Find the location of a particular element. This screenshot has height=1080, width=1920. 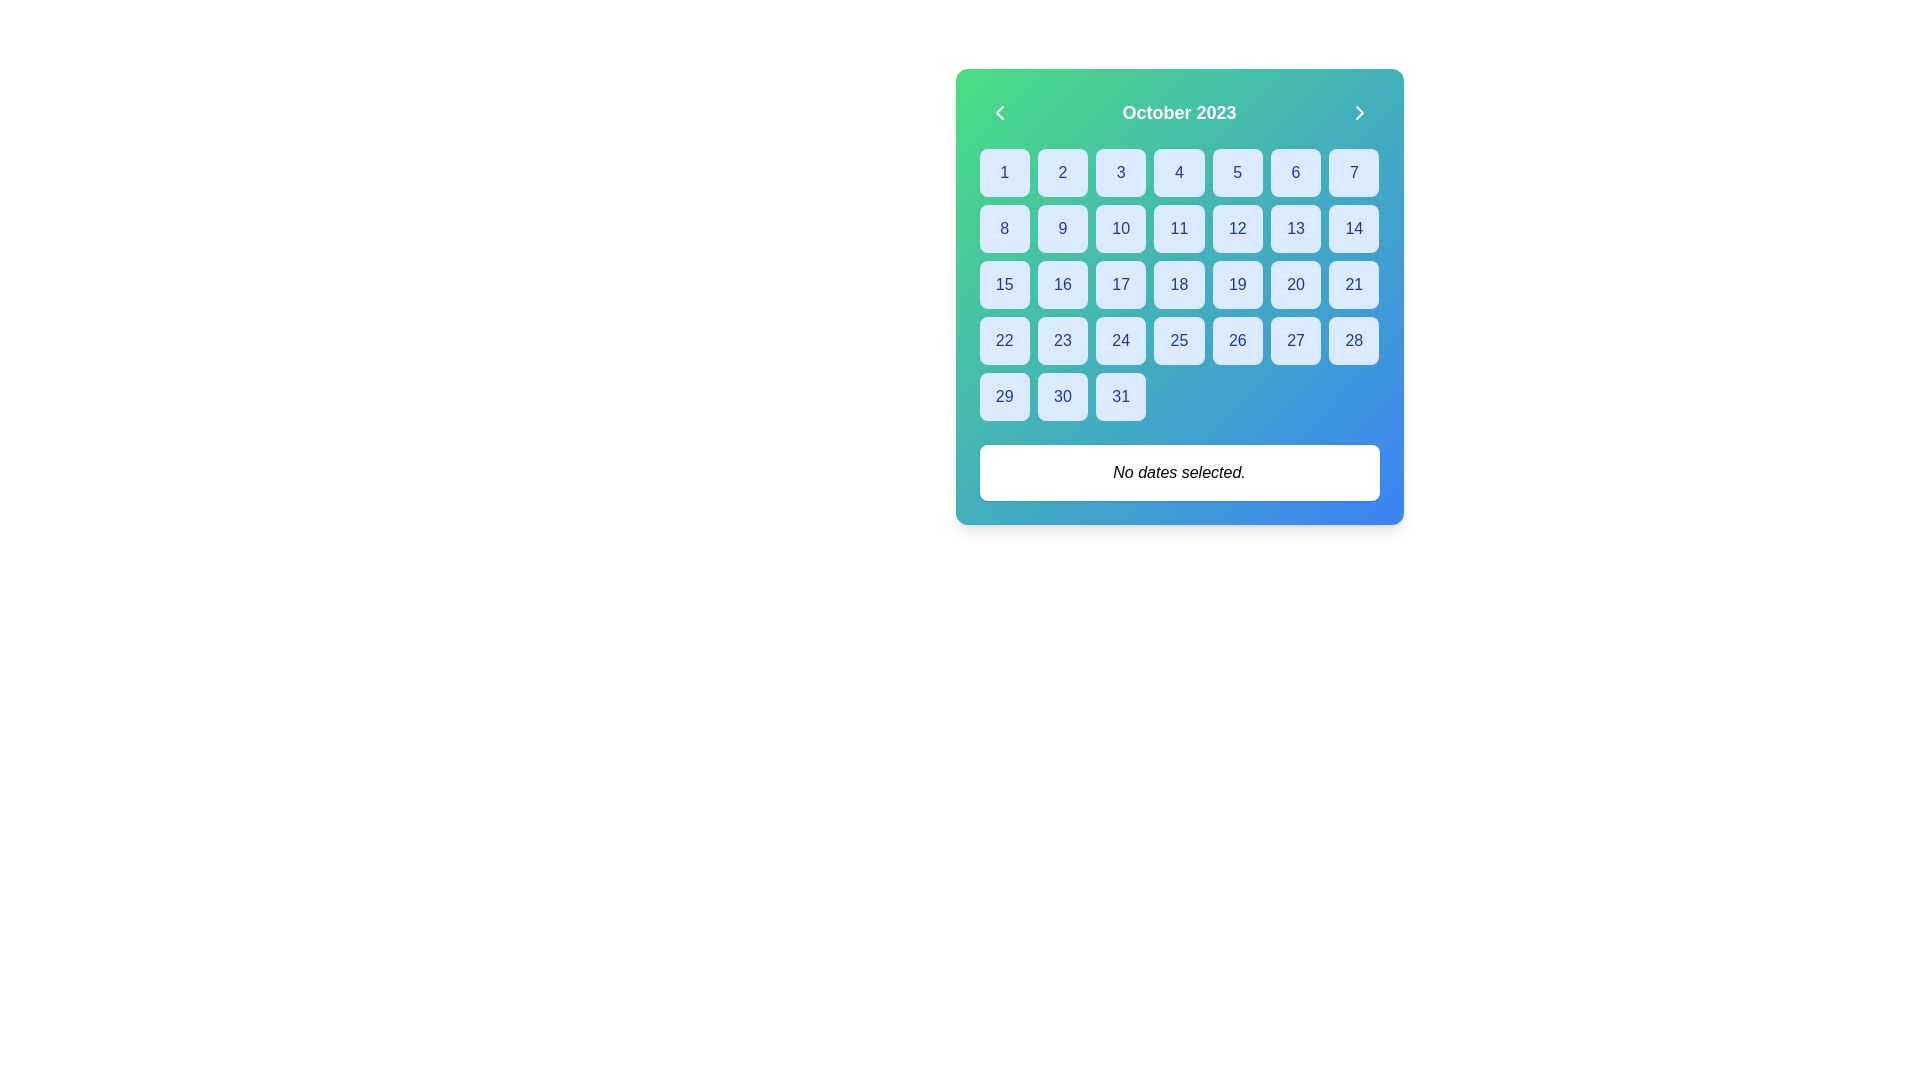

the button labeled '22' located in the fourth row and first column of the October 2023 calendar grid is located at coordinates (1004, 339).